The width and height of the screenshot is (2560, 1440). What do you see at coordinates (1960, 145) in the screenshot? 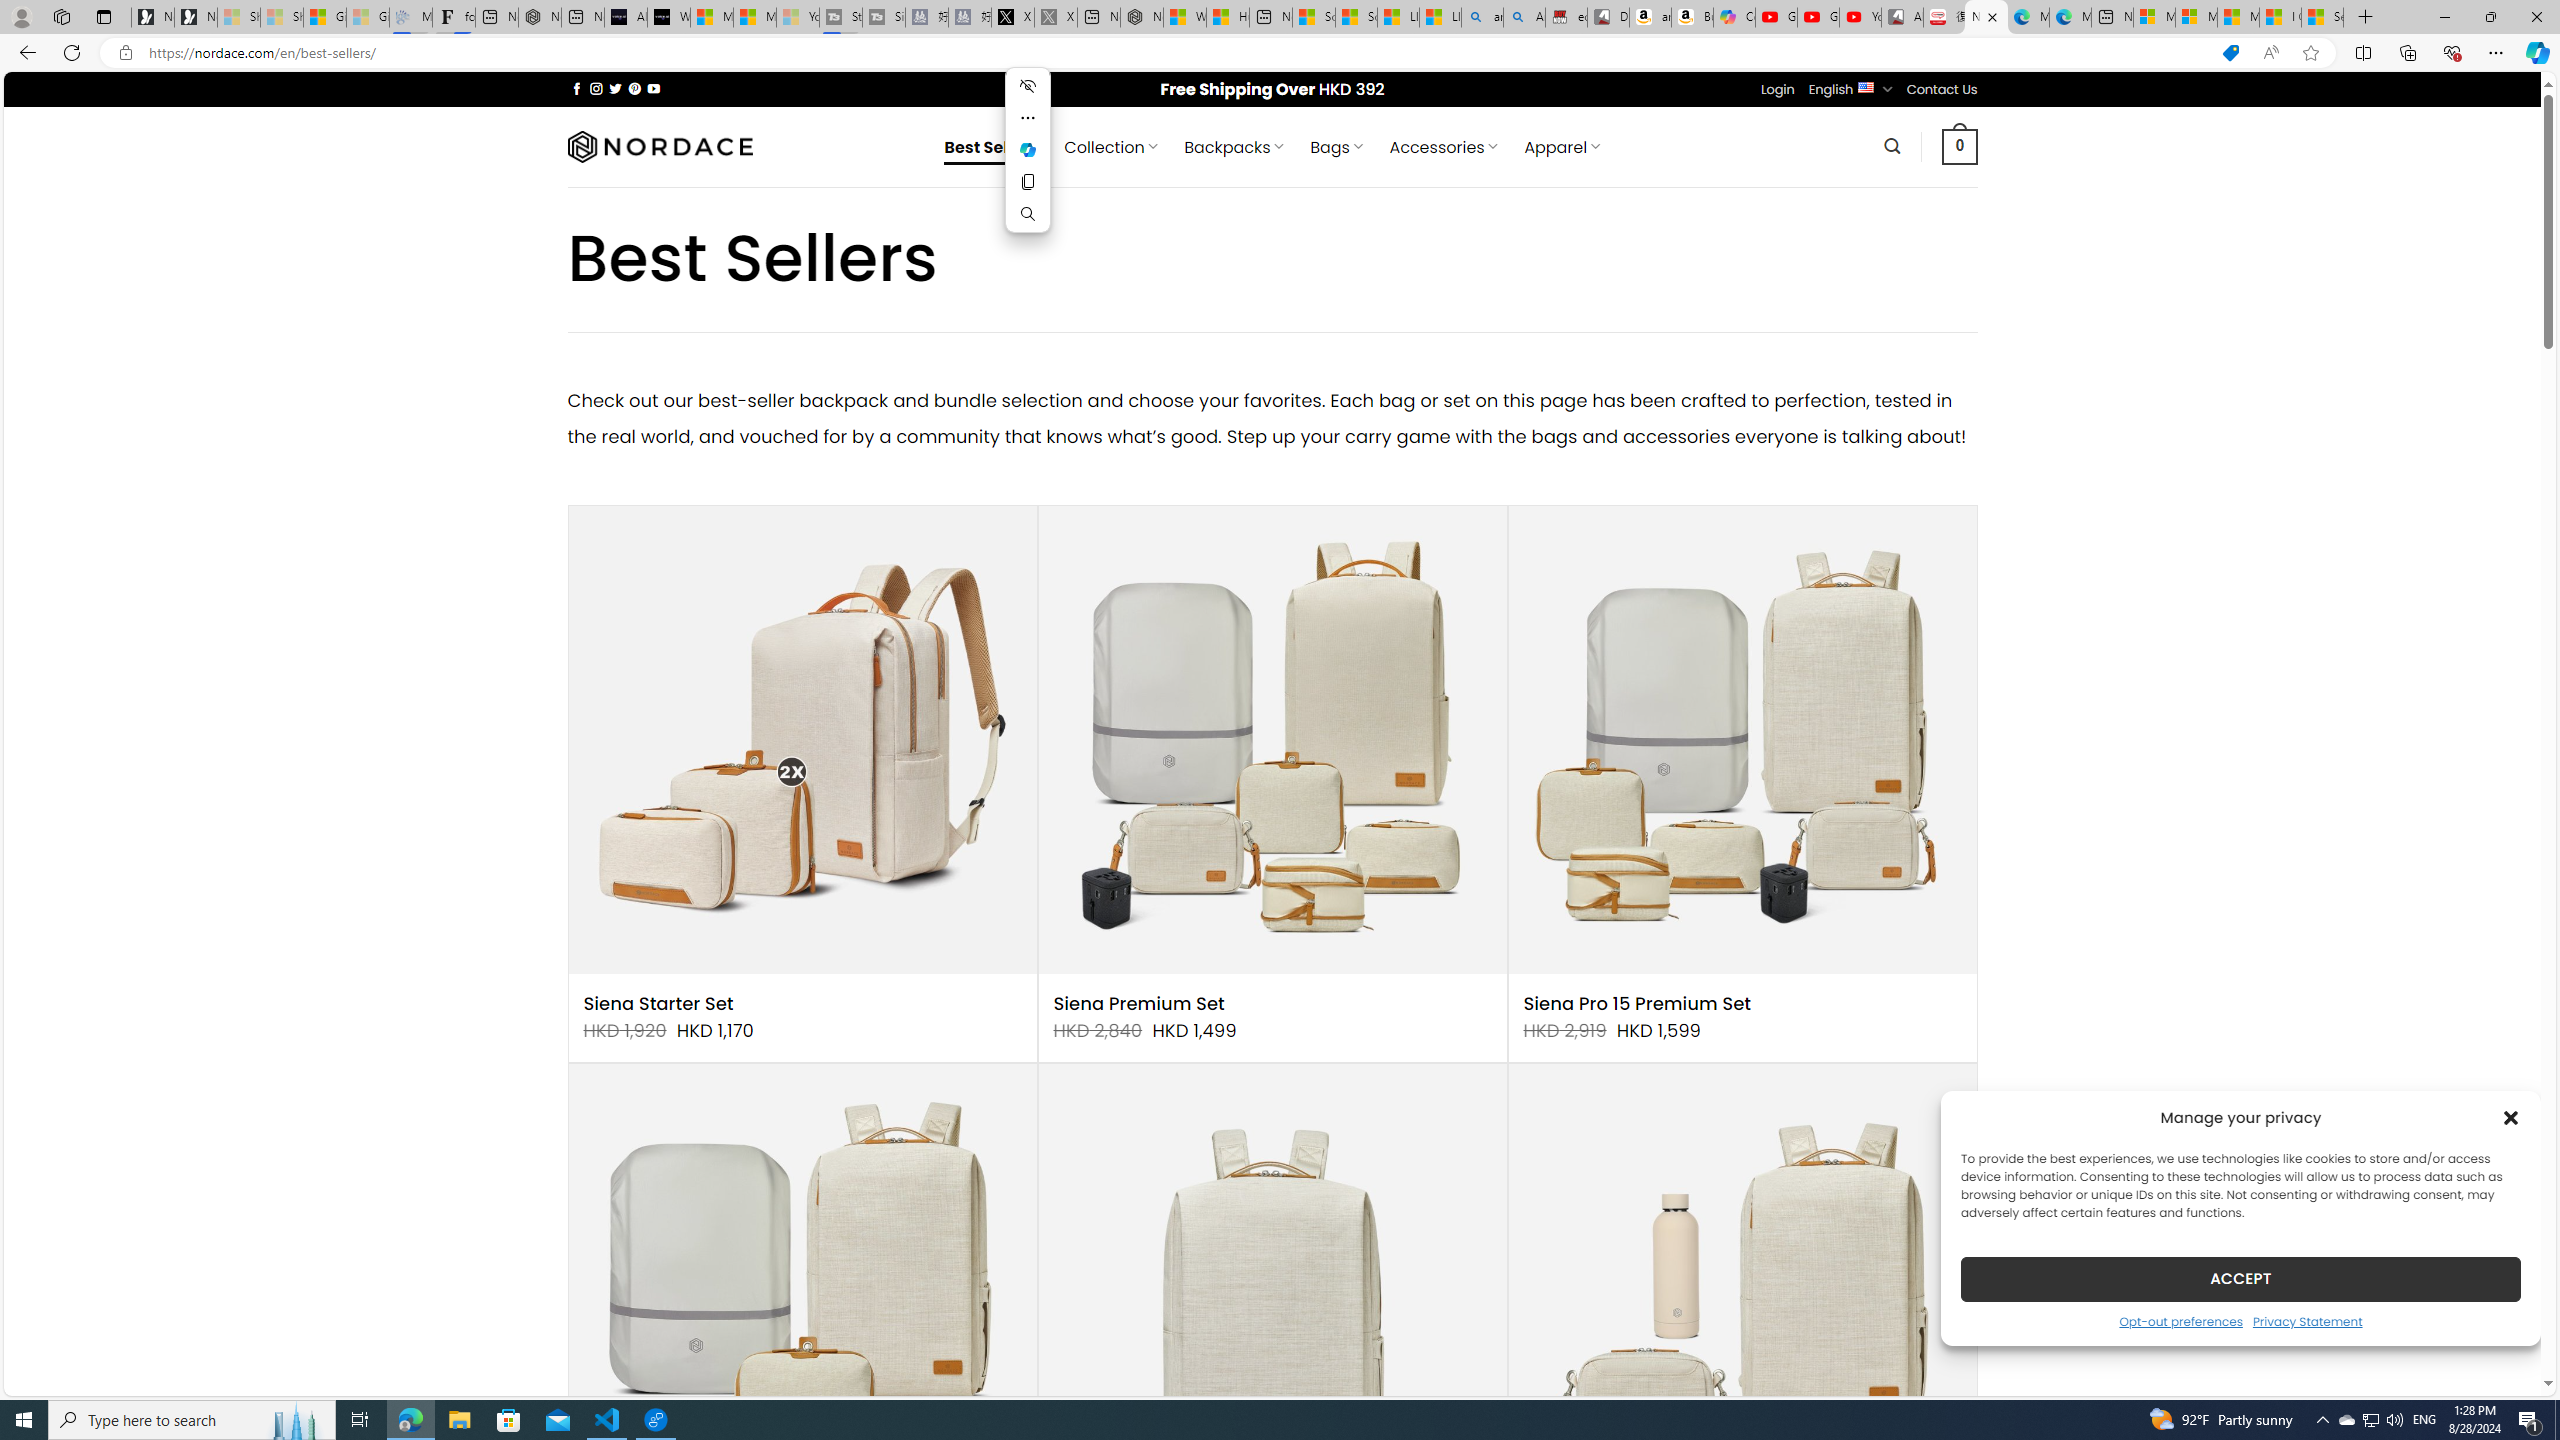
I see `'  0  '` at bounding box center [1960, 145].